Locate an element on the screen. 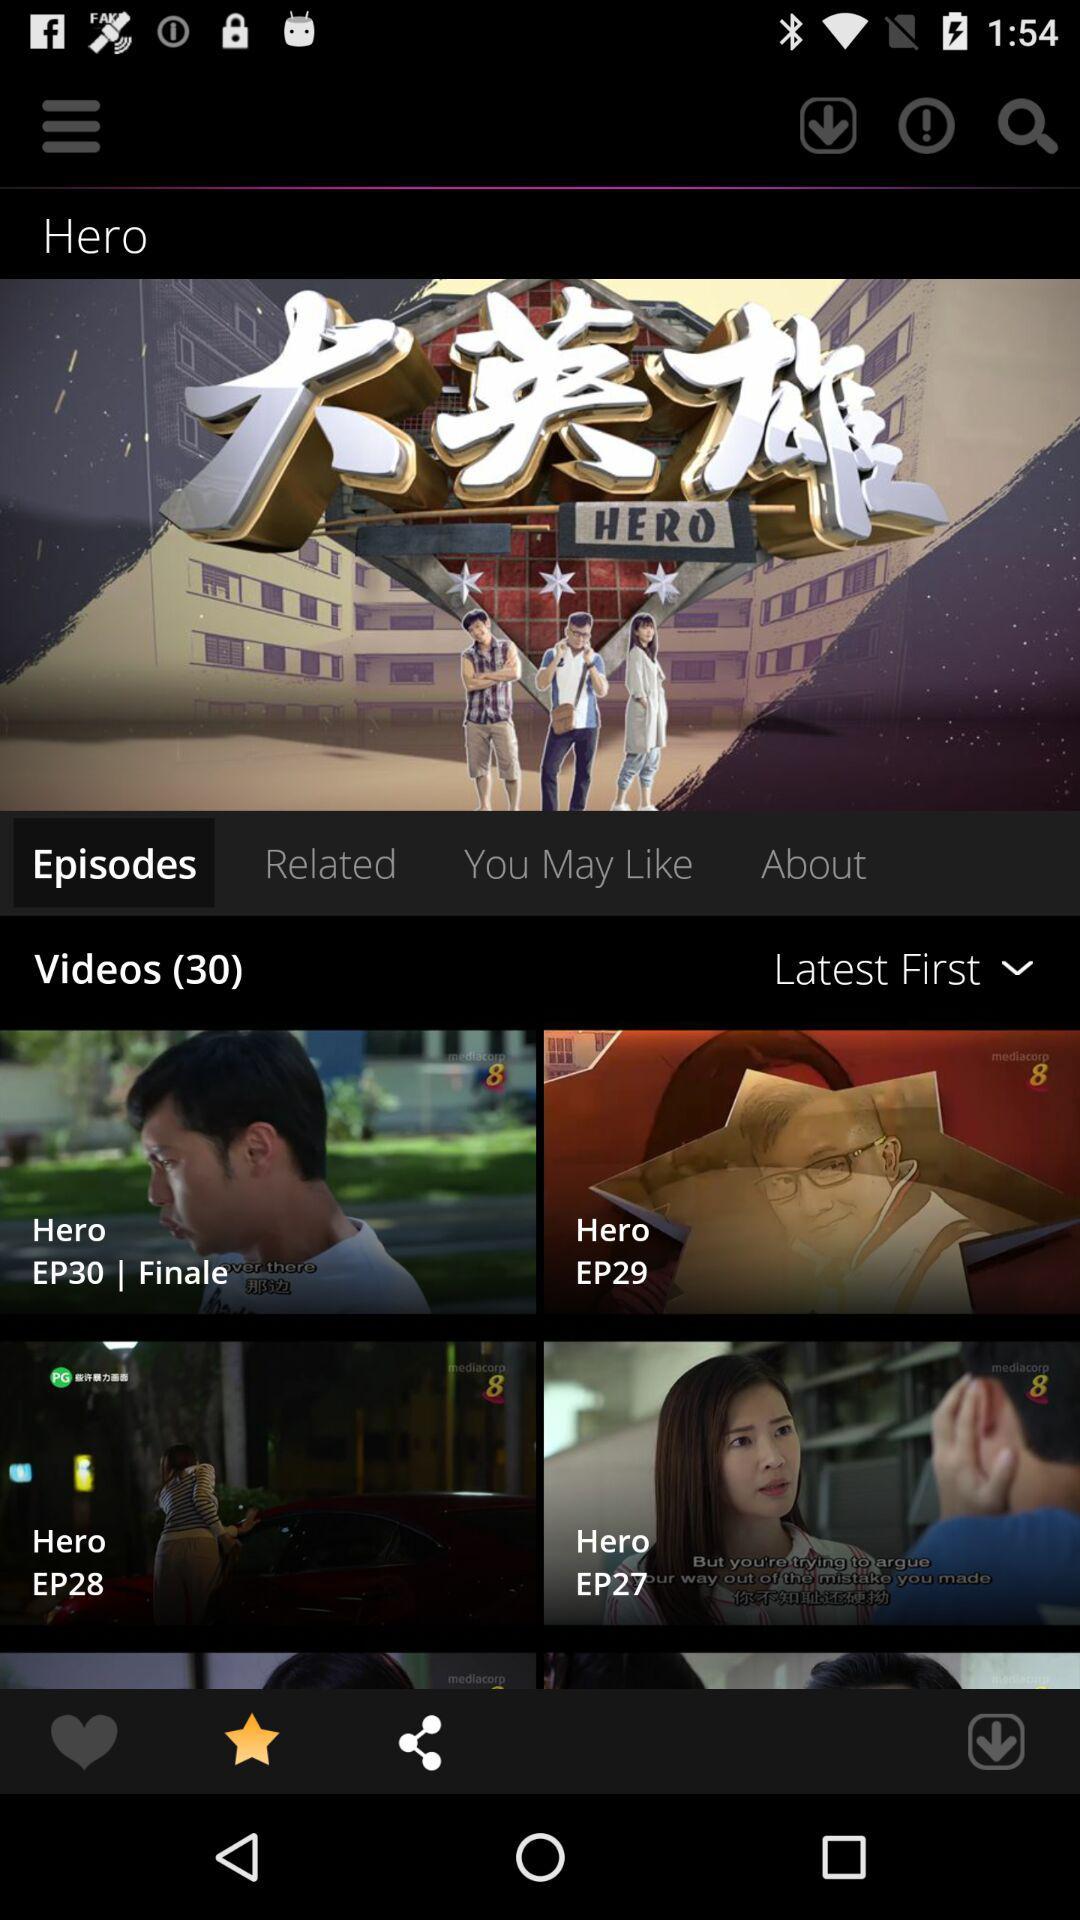 This screenshot has width=1080, height=1920. item to the right of related icon is located at coordinates (578, 862).